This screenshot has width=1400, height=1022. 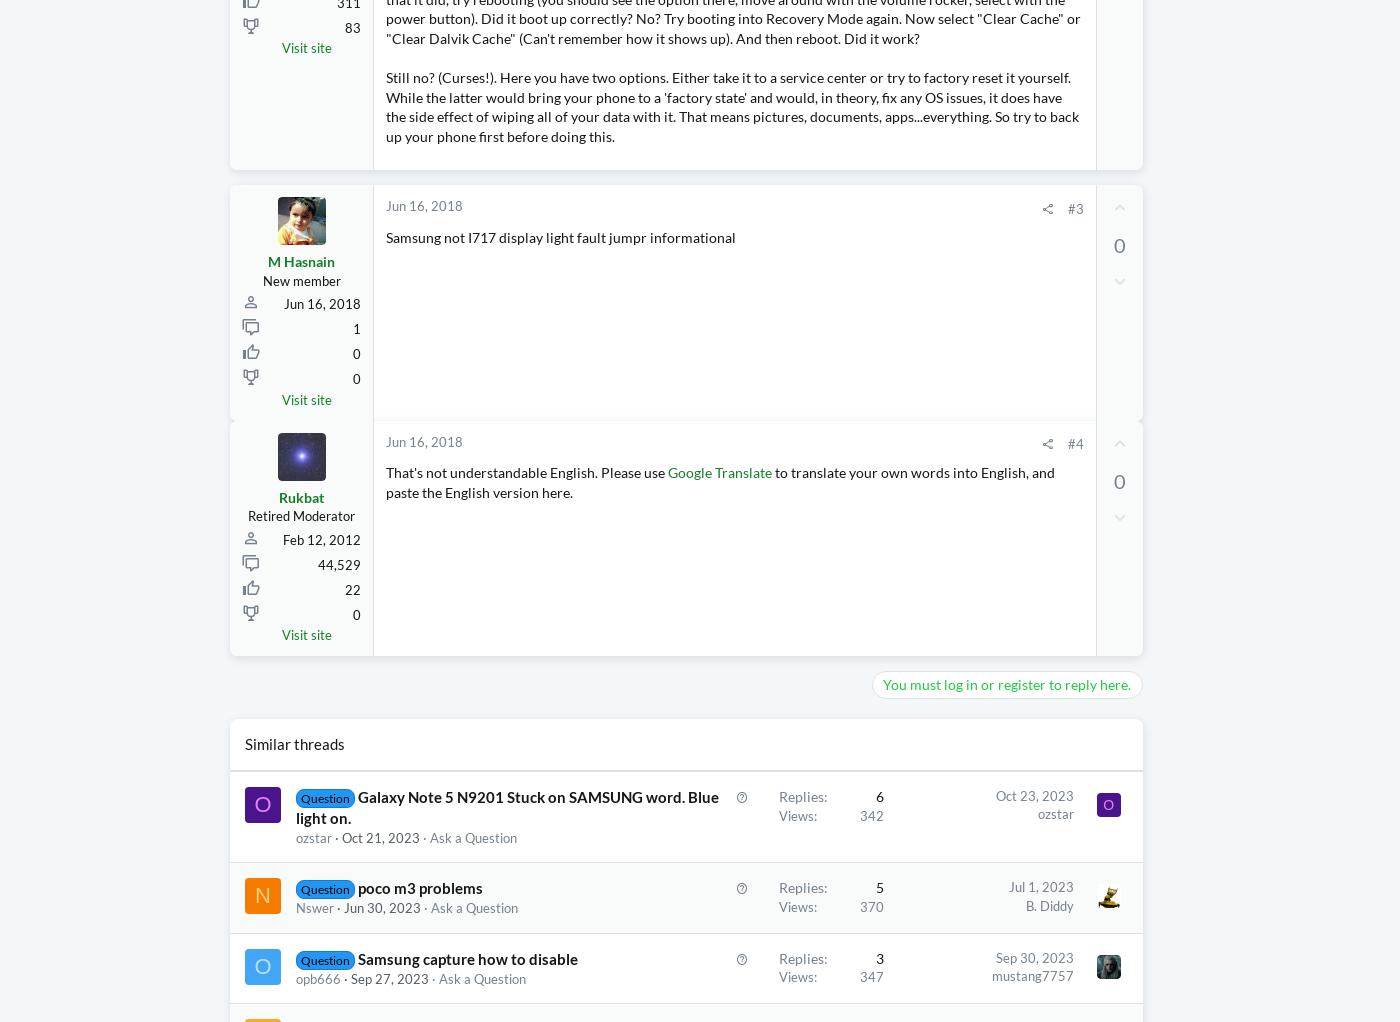 What do you see at coordinates (468, 996) in the screenshot?
I see `'Samsung capture how to disable'` at bounding box center [468, 996].